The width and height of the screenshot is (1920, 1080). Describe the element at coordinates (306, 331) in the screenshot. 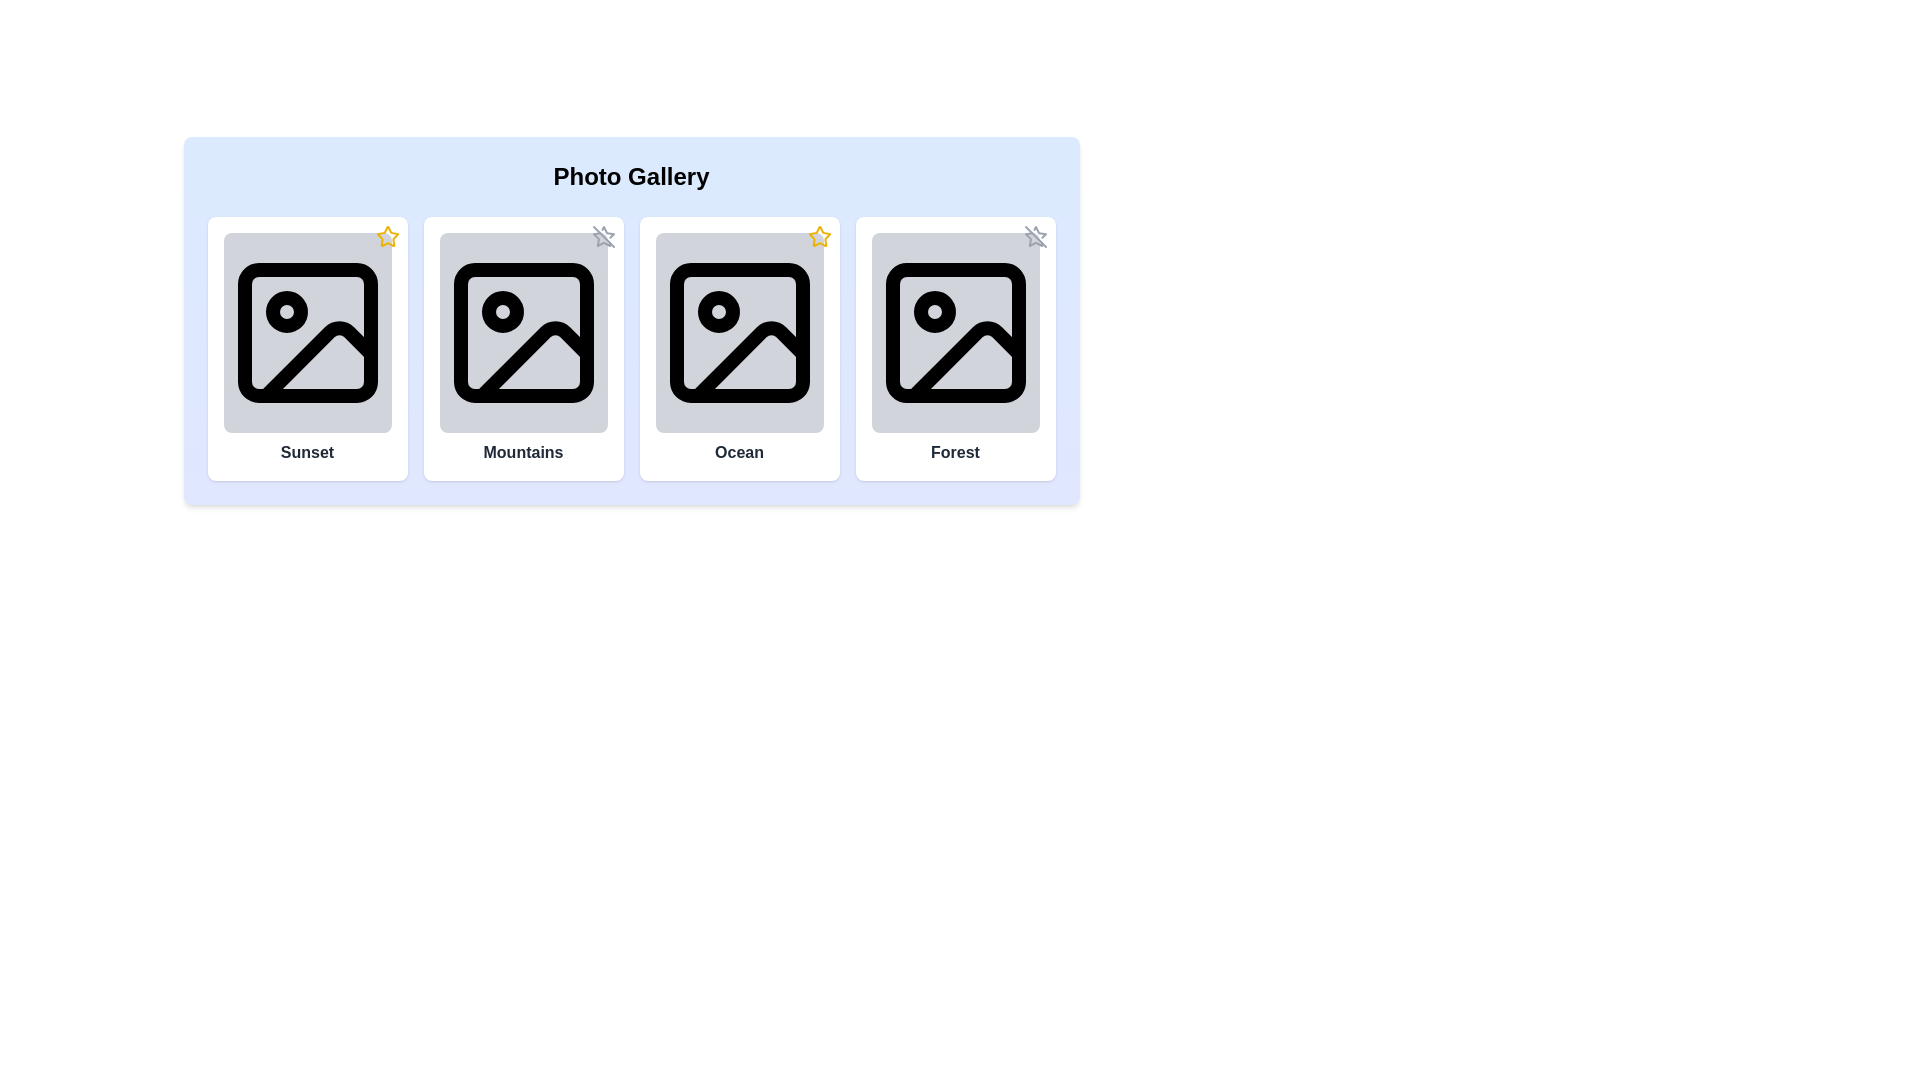

I see `the photo titled Sunset to view and focus on it` at that location.